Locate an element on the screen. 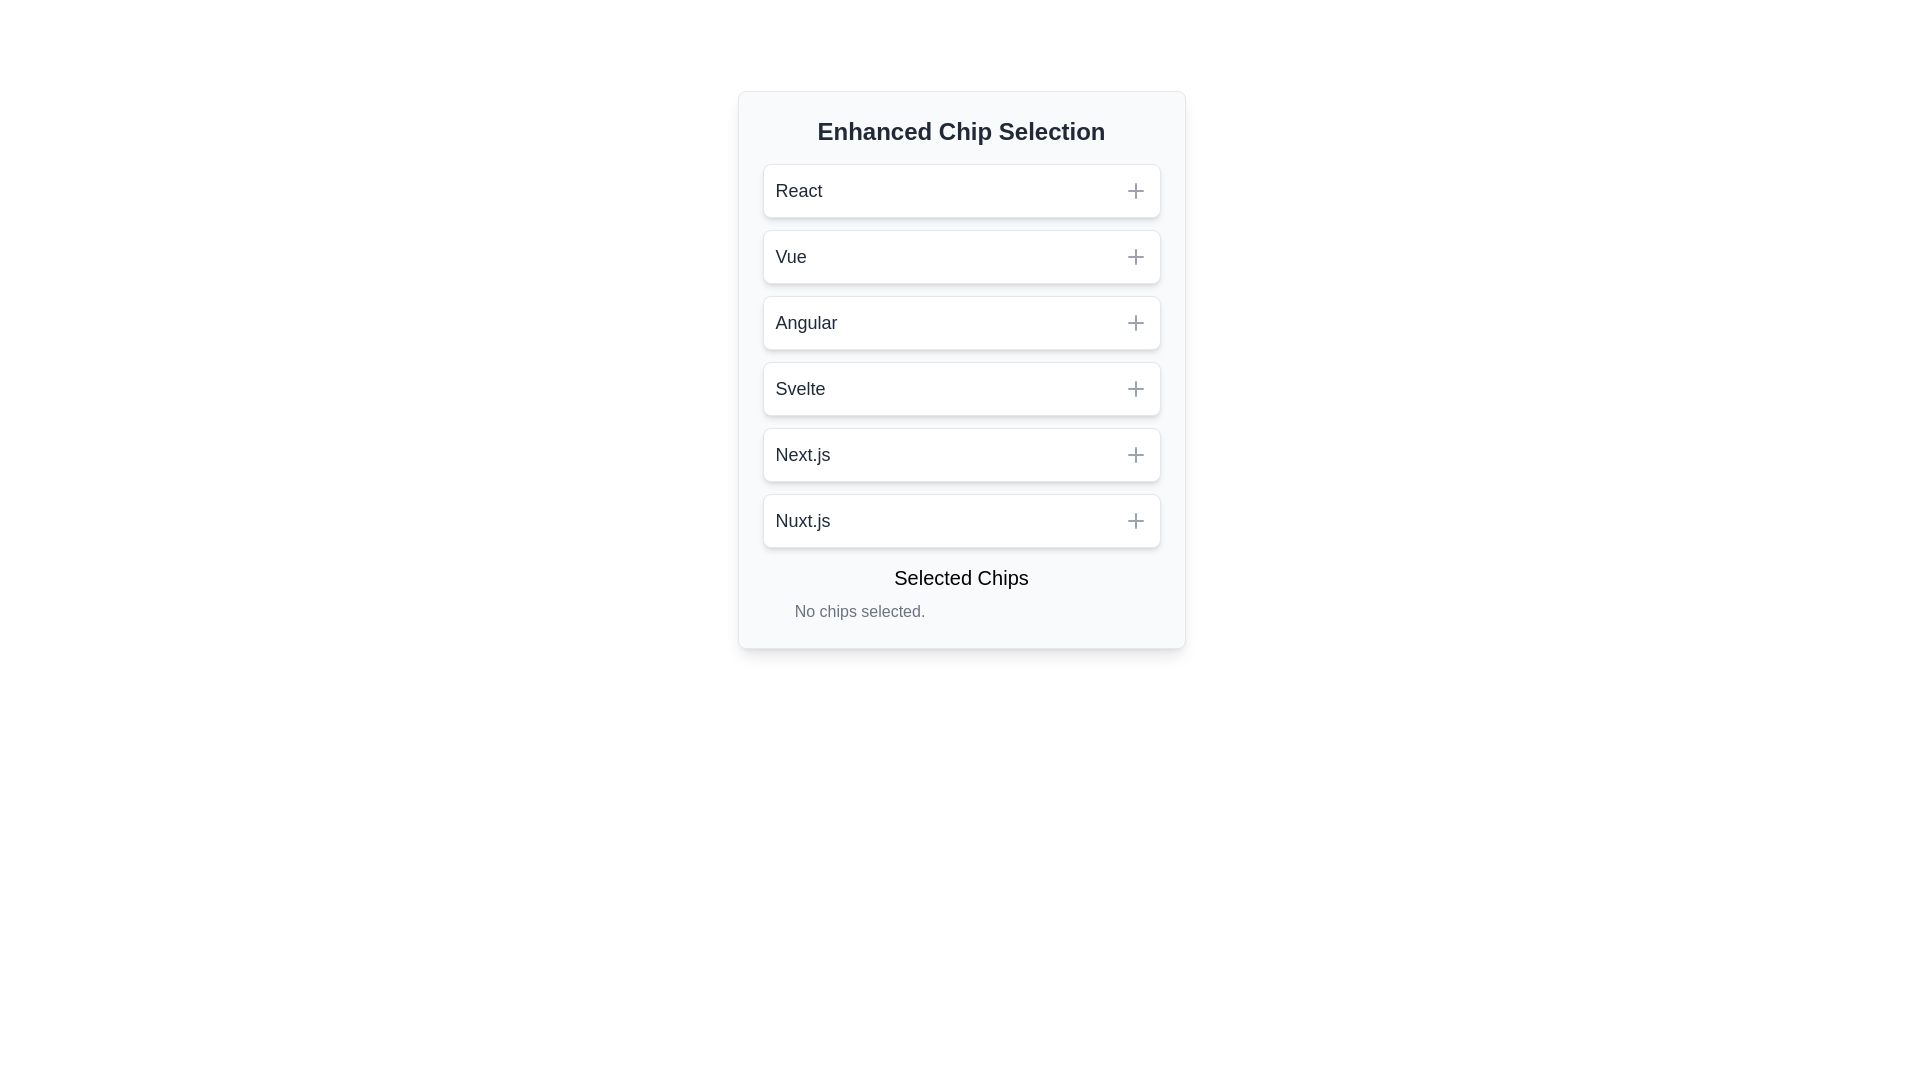  the text label displaying 'Nuxt.js' within the last selectable card in the vertical list is located at coordinates (802, 519).